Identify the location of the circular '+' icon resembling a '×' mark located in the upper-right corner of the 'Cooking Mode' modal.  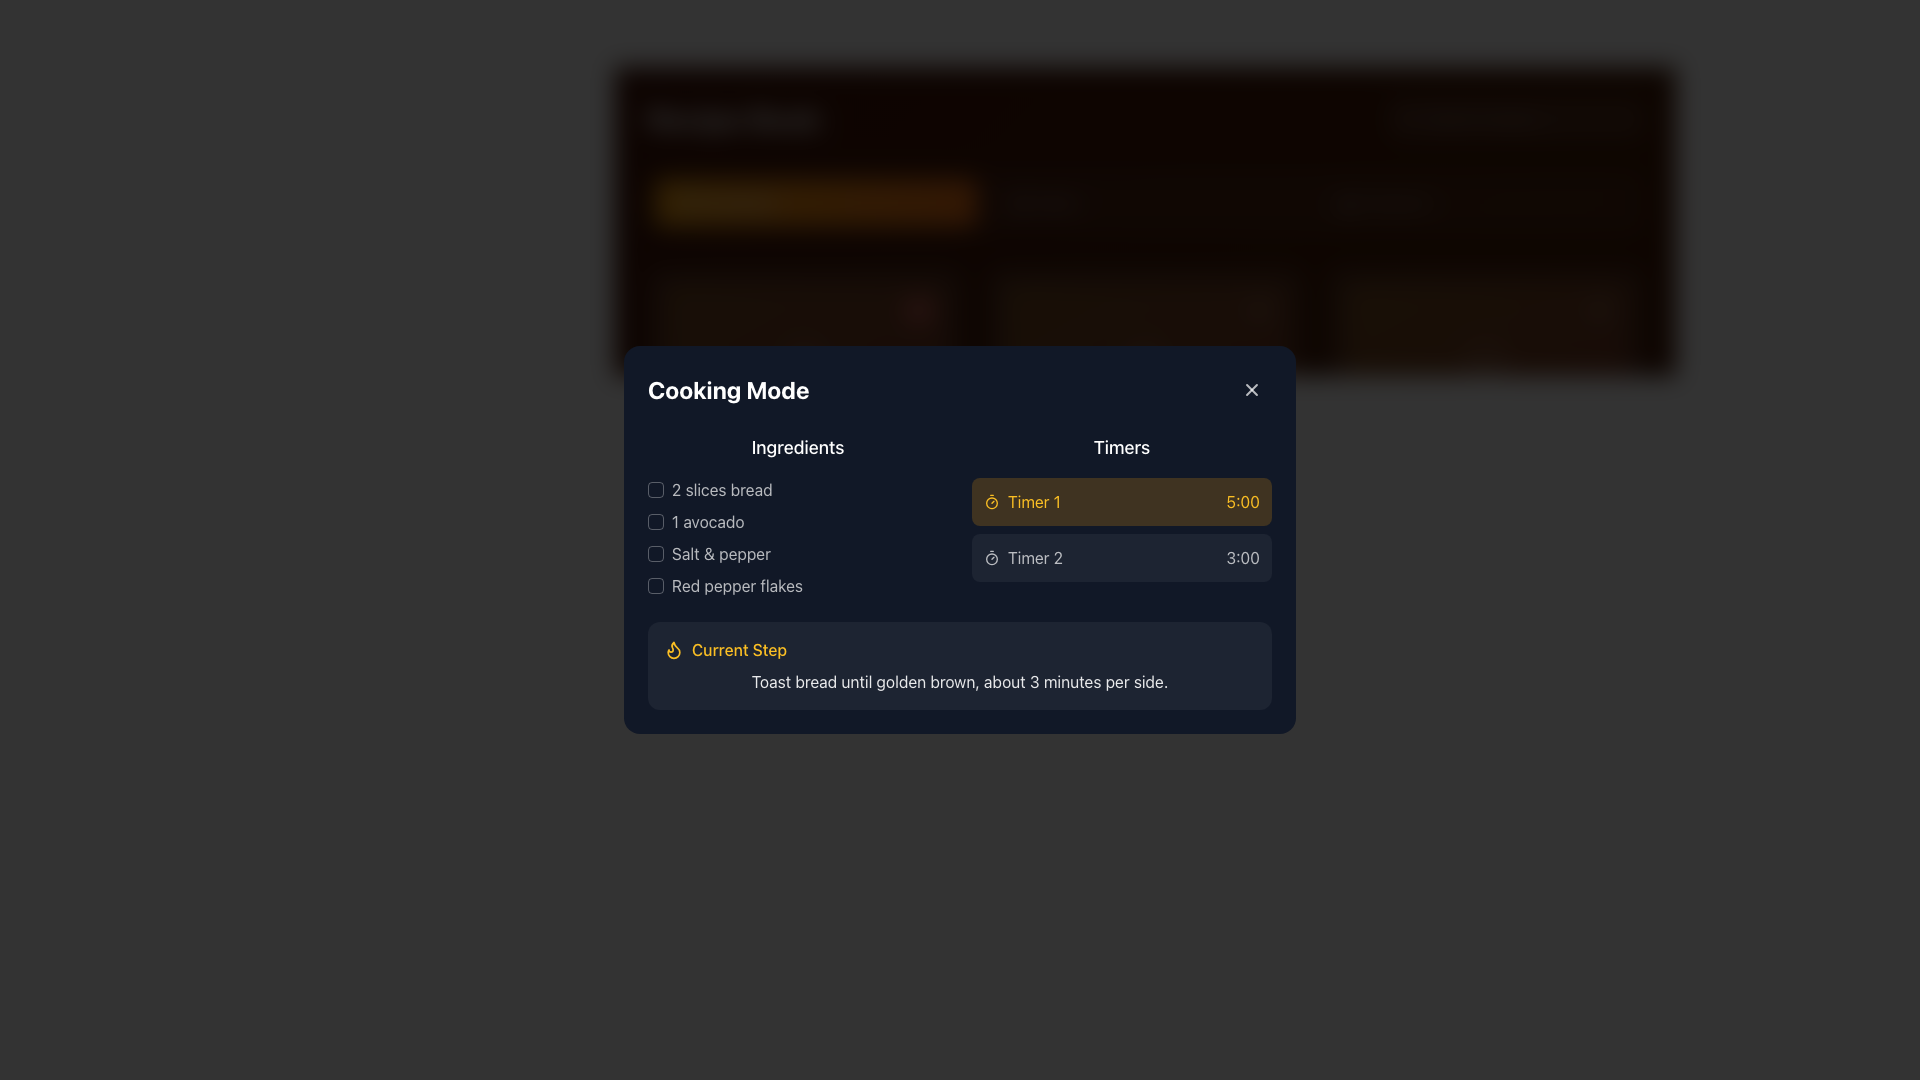
(1251, 389).